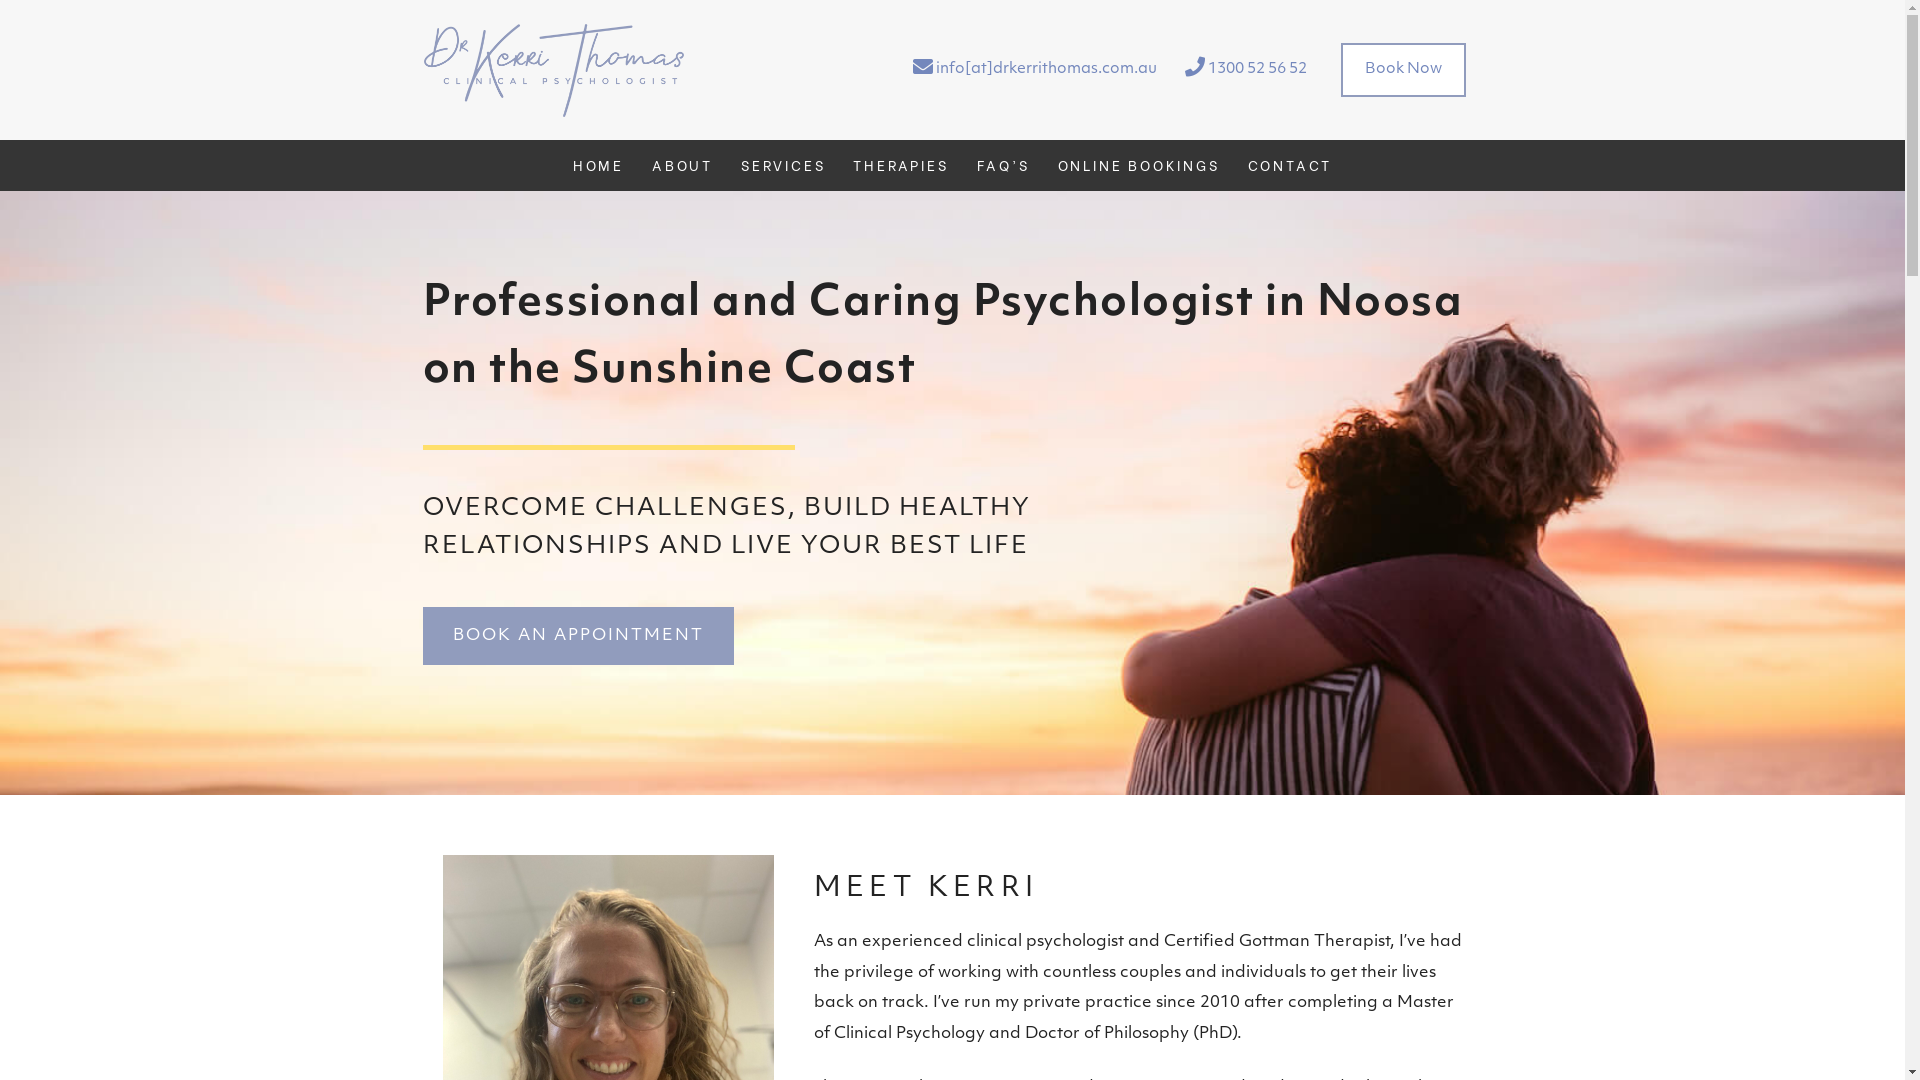  What do you see at coordinates (560, 164) in the screenshot?
I see `'HOME'` at bounding box center [560, 164].